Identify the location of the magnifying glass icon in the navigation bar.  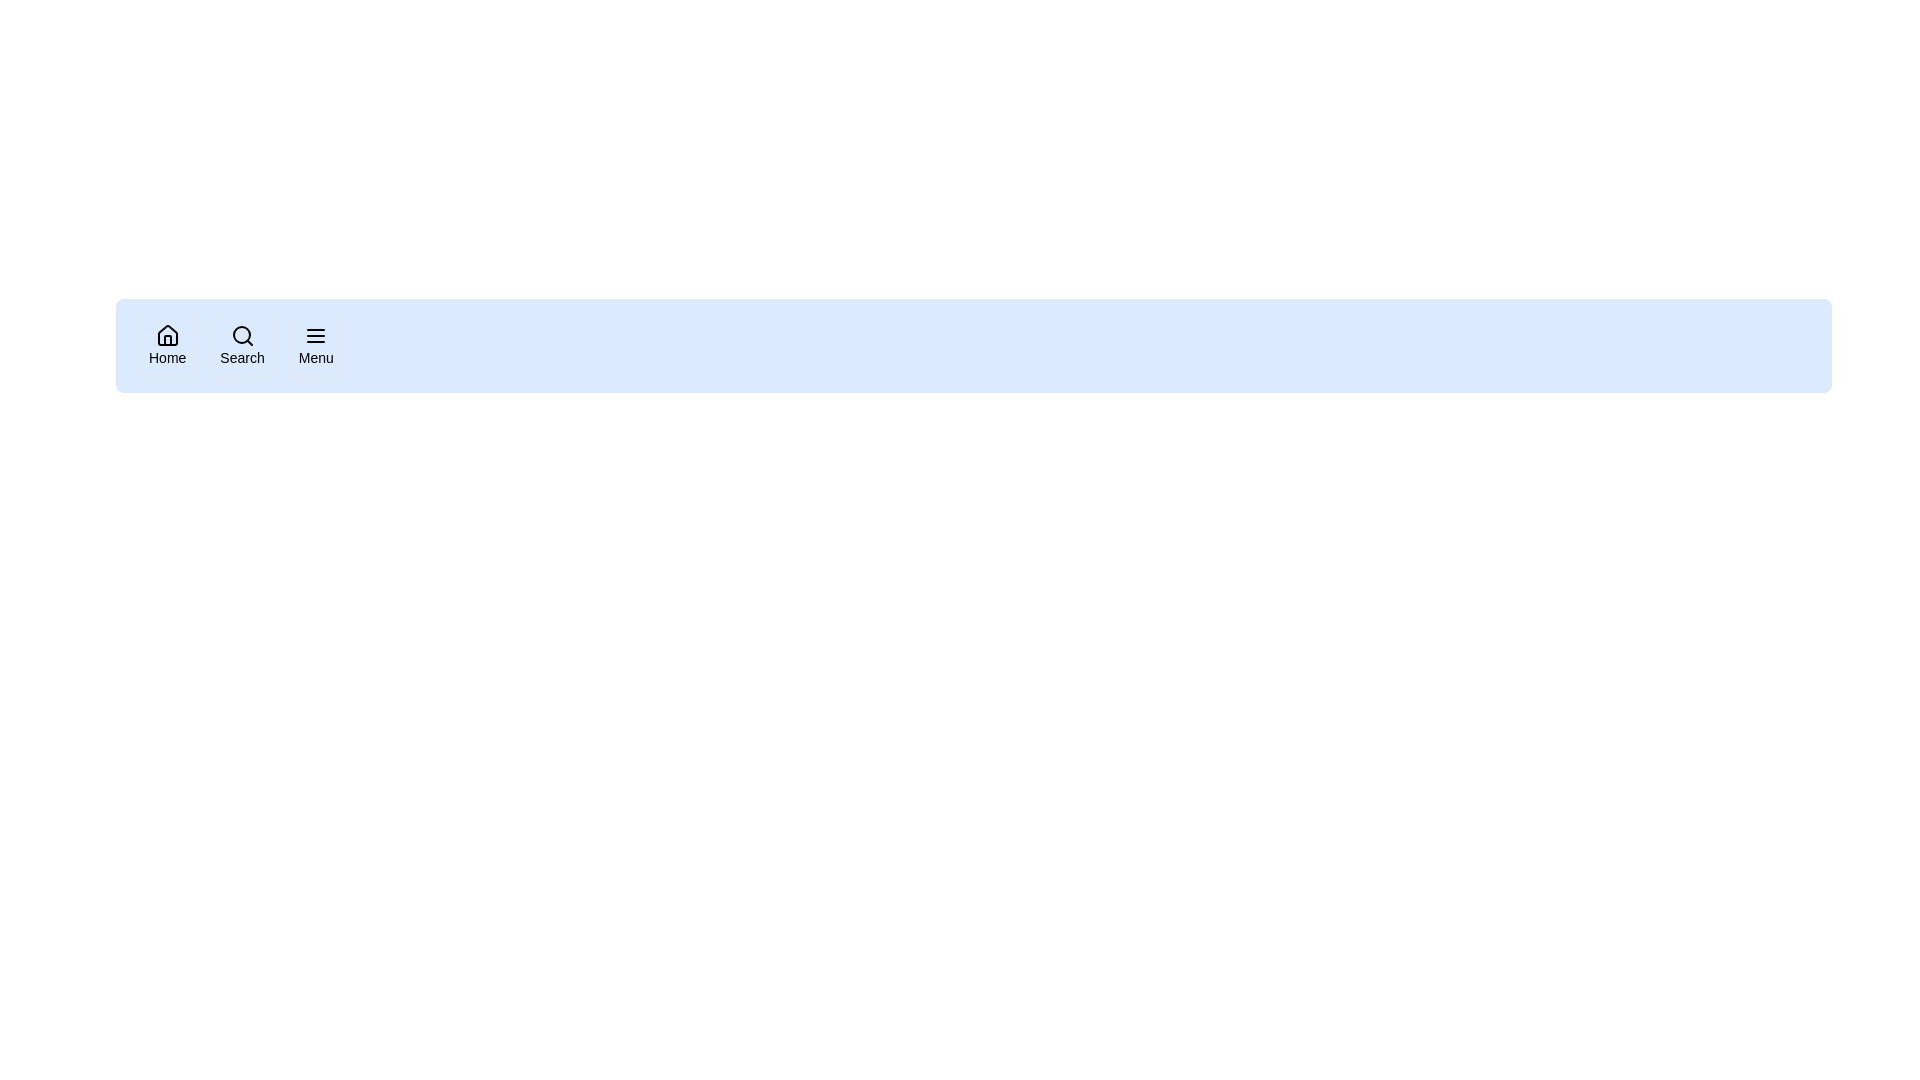
(241, 334).